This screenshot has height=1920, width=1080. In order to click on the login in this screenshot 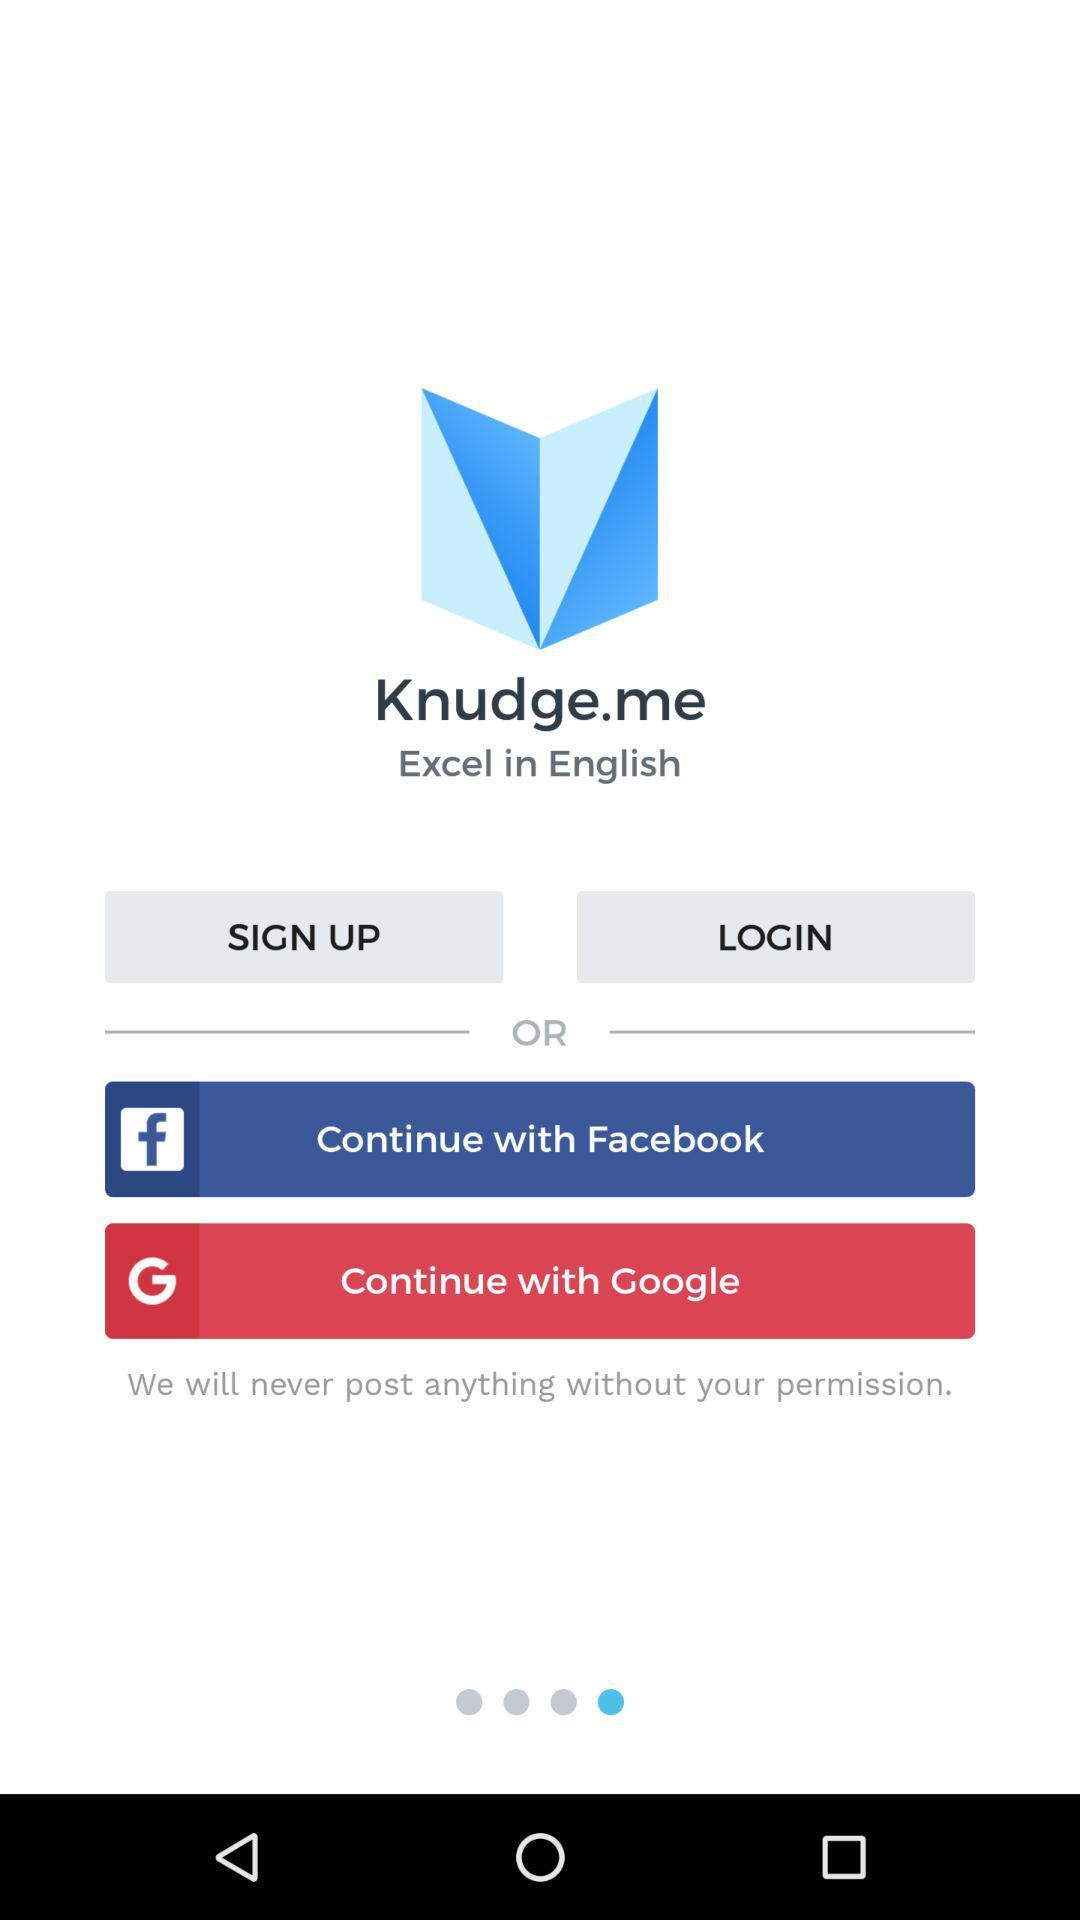, I will do `click(774, 936)`.